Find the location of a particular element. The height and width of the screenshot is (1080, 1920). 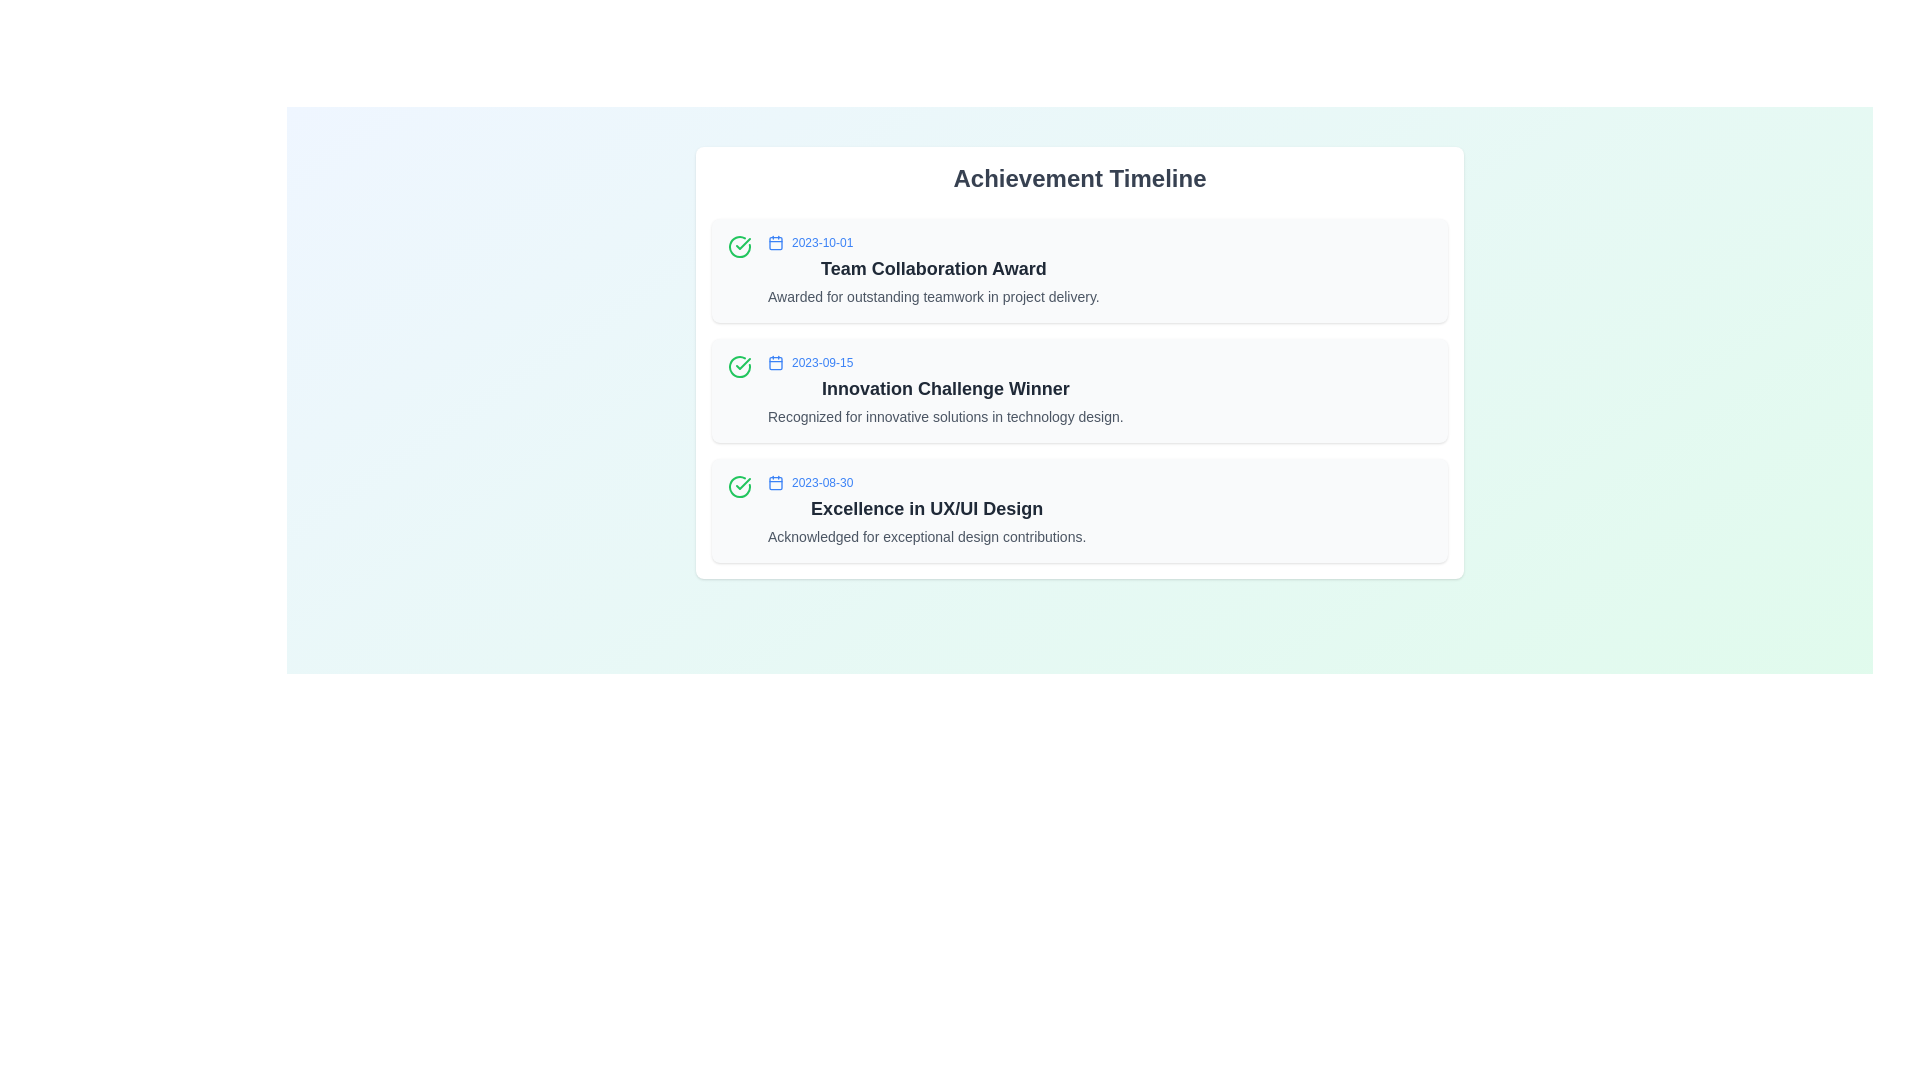

the text label styled with a bold font and gray color displaying 'Innovation Challenge Winner', which is located in the center of the second entry box in the timeline is located at coordinates (944, 389).